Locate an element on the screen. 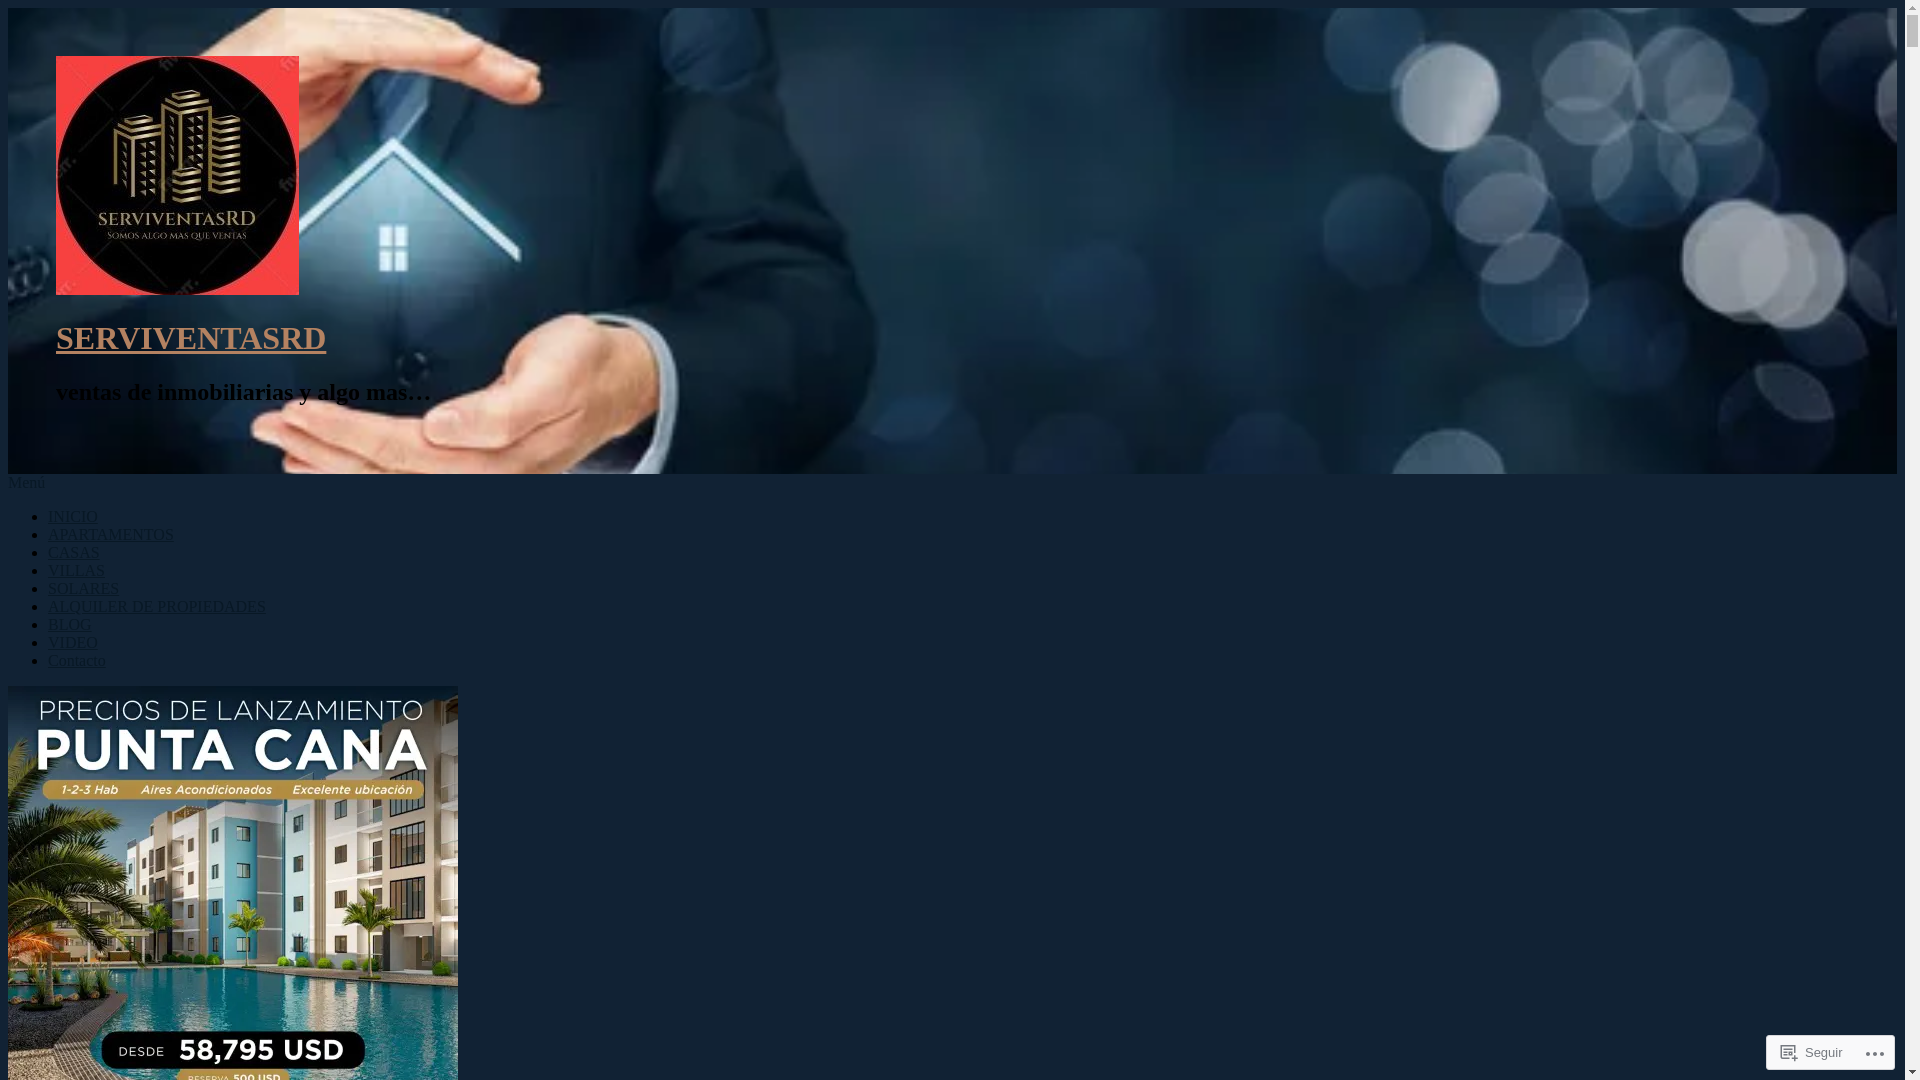 The width and height of the screenshot is (1920, 1080). 'INICIO' is located at coordinates (72, 515).